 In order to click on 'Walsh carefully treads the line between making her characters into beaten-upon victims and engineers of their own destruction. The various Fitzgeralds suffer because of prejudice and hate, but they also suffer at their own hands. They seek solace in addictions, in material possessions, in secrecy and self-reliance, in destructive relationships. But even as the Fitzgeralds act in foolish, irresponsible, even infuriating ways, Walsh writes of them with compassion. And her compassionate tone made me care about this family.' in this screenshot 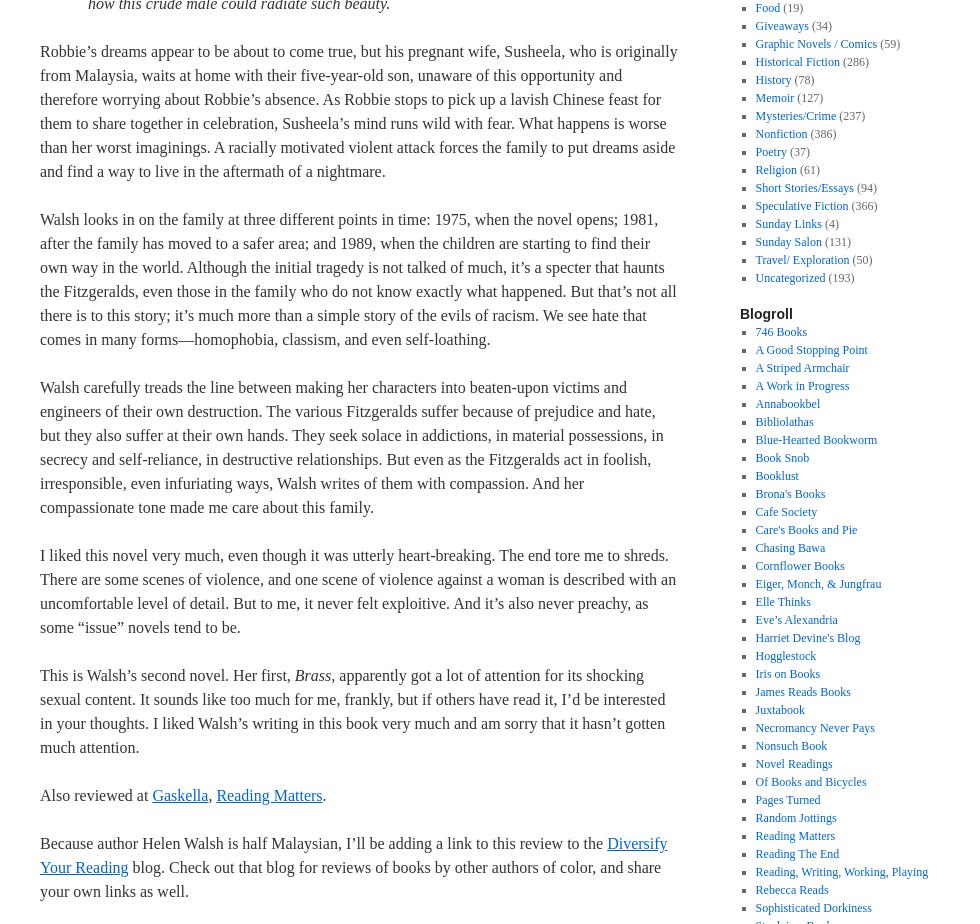, I will do `click(351, 447)`.